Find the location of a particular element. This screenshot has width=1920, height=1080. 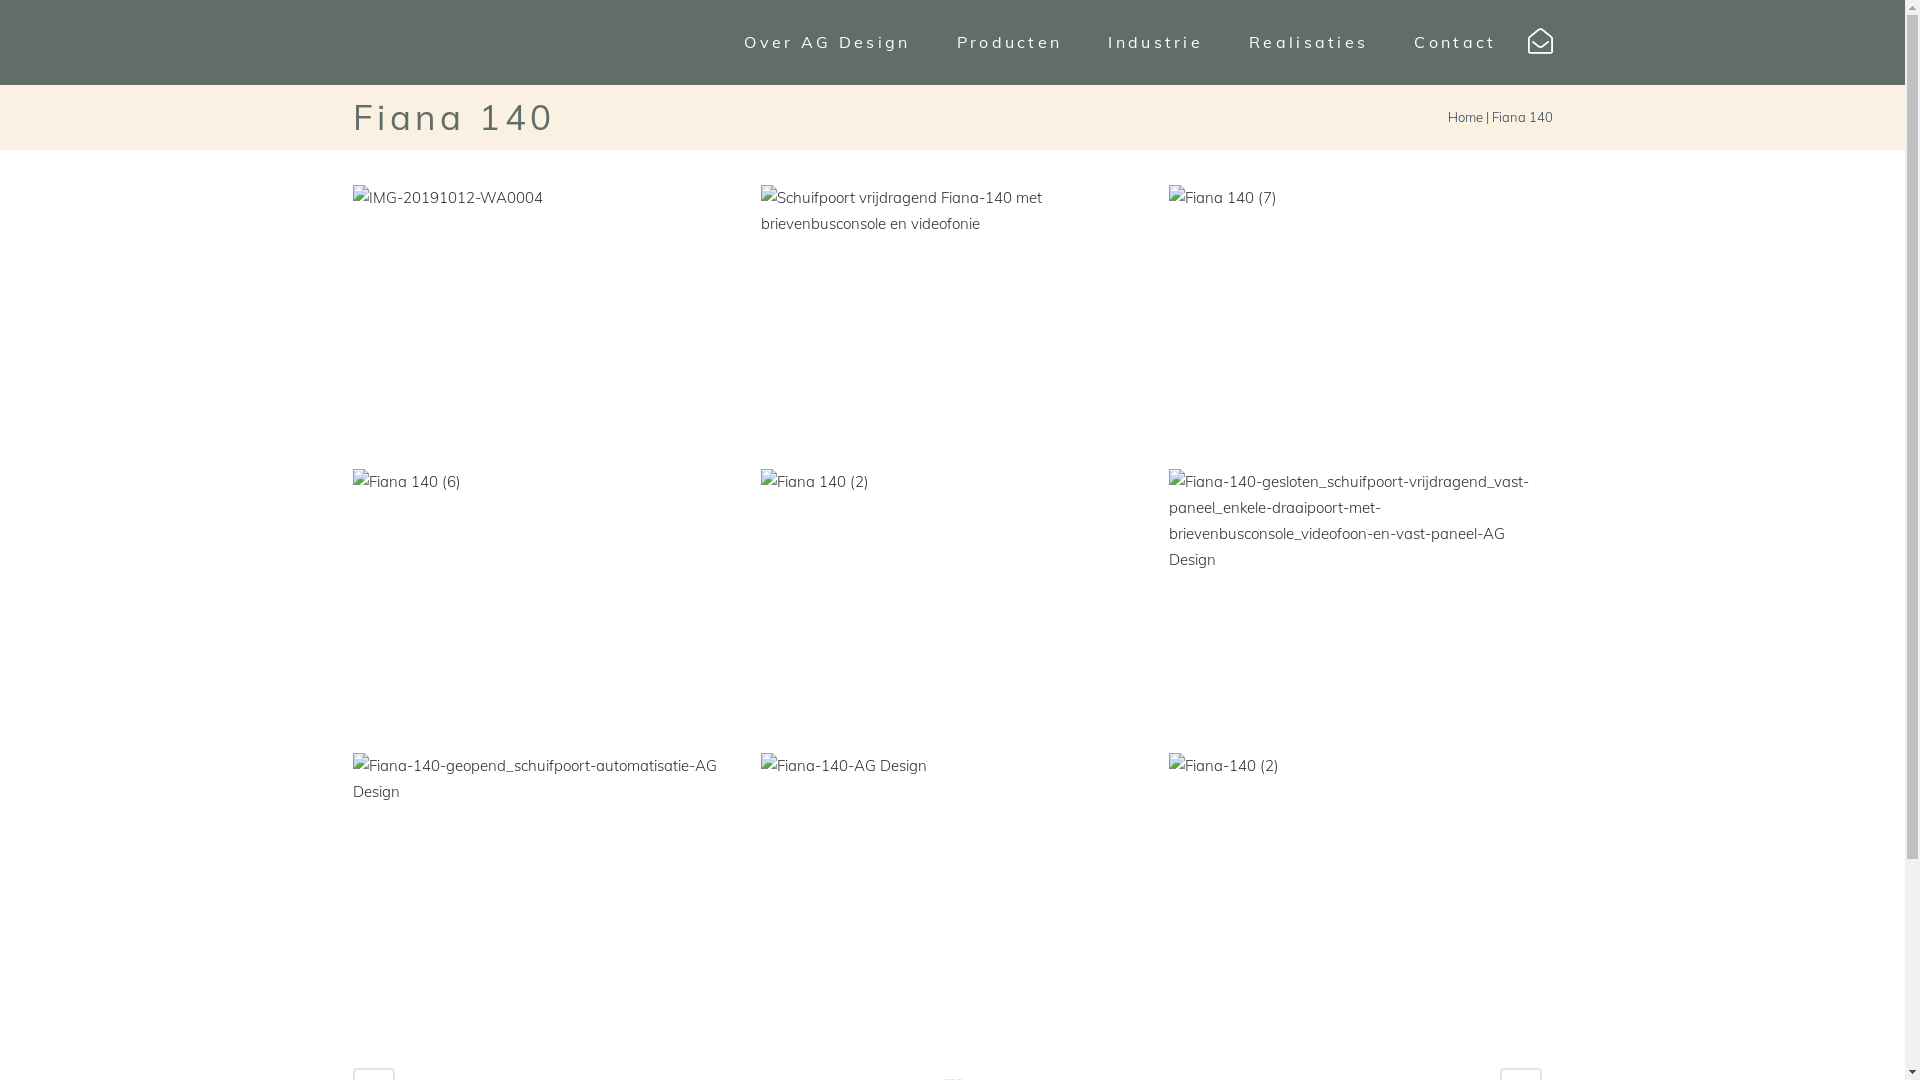

'Producten' is located at coordinates (1009, 42).